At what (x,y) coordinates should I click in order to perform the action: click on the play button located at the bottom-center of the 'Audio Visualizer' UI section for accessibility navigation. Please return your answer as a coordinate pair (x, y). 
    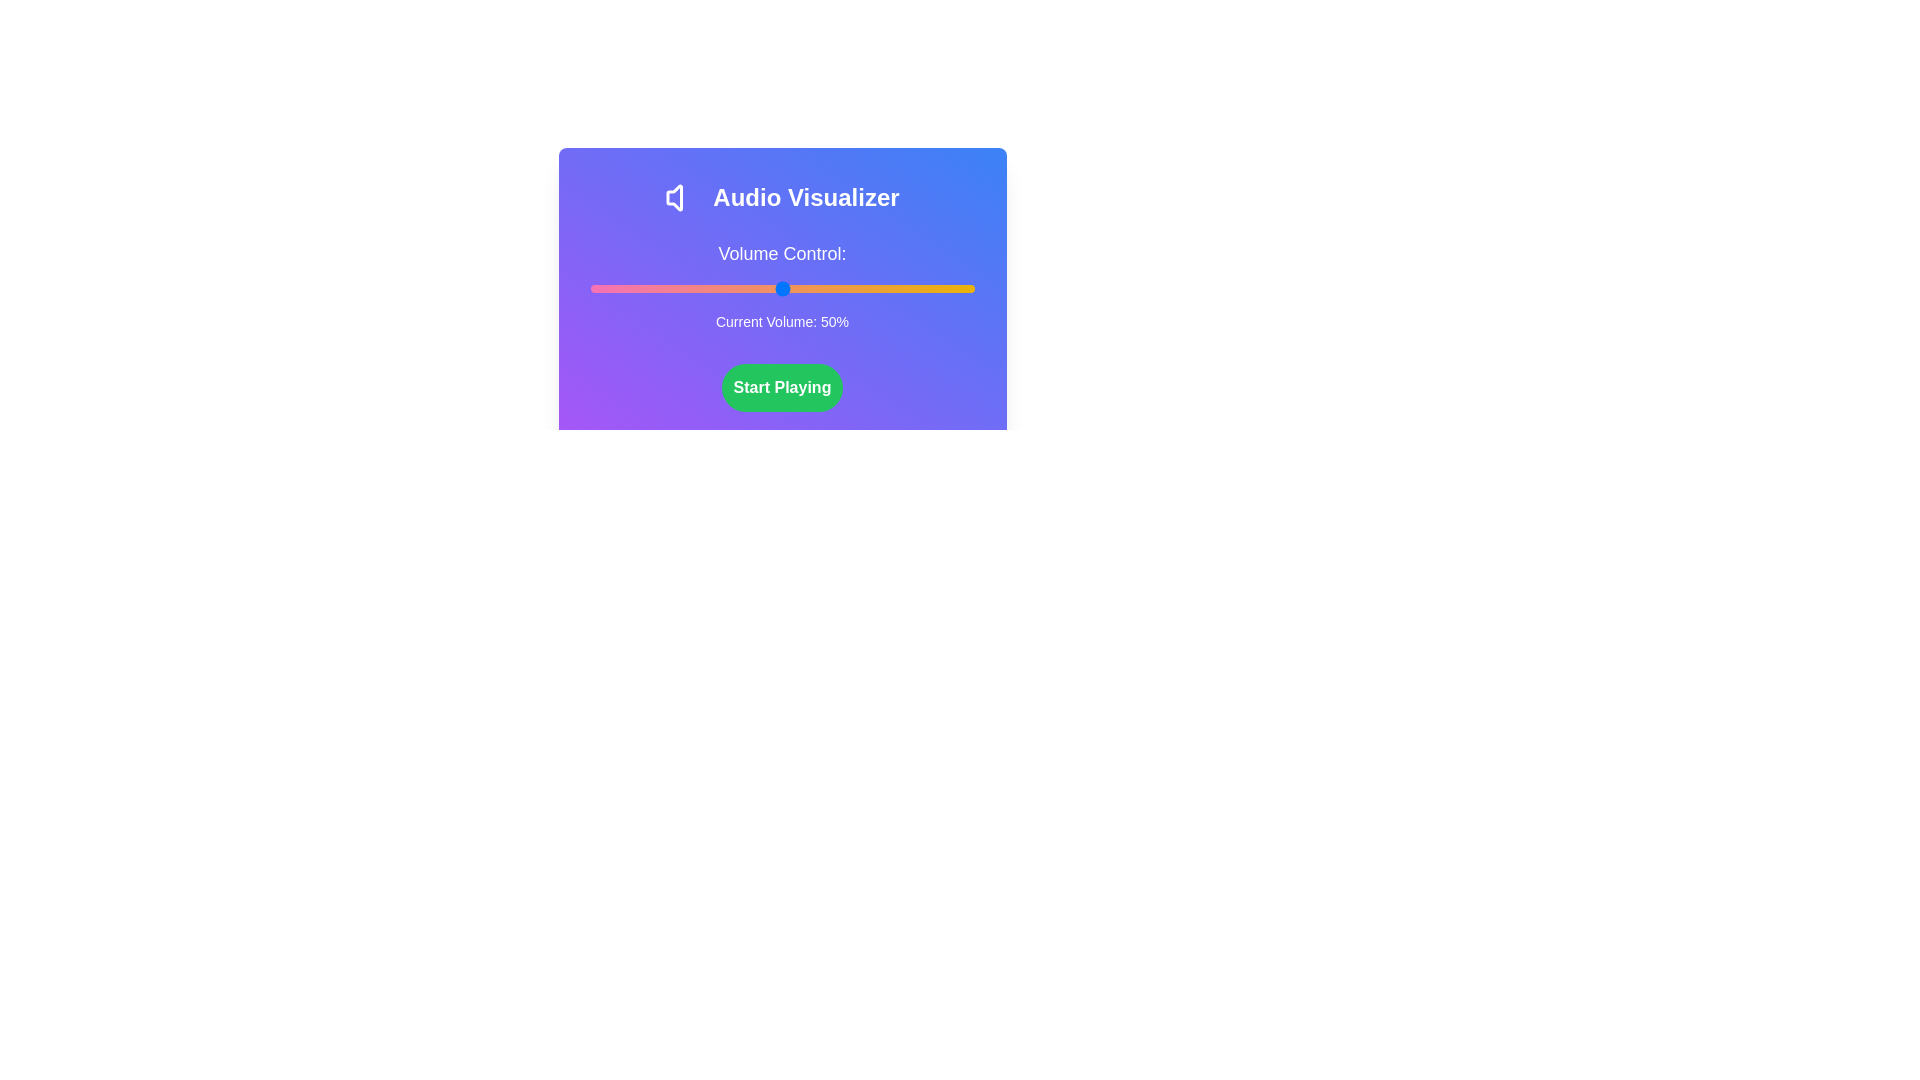
    Looking at the image, I should click on (781, 388).